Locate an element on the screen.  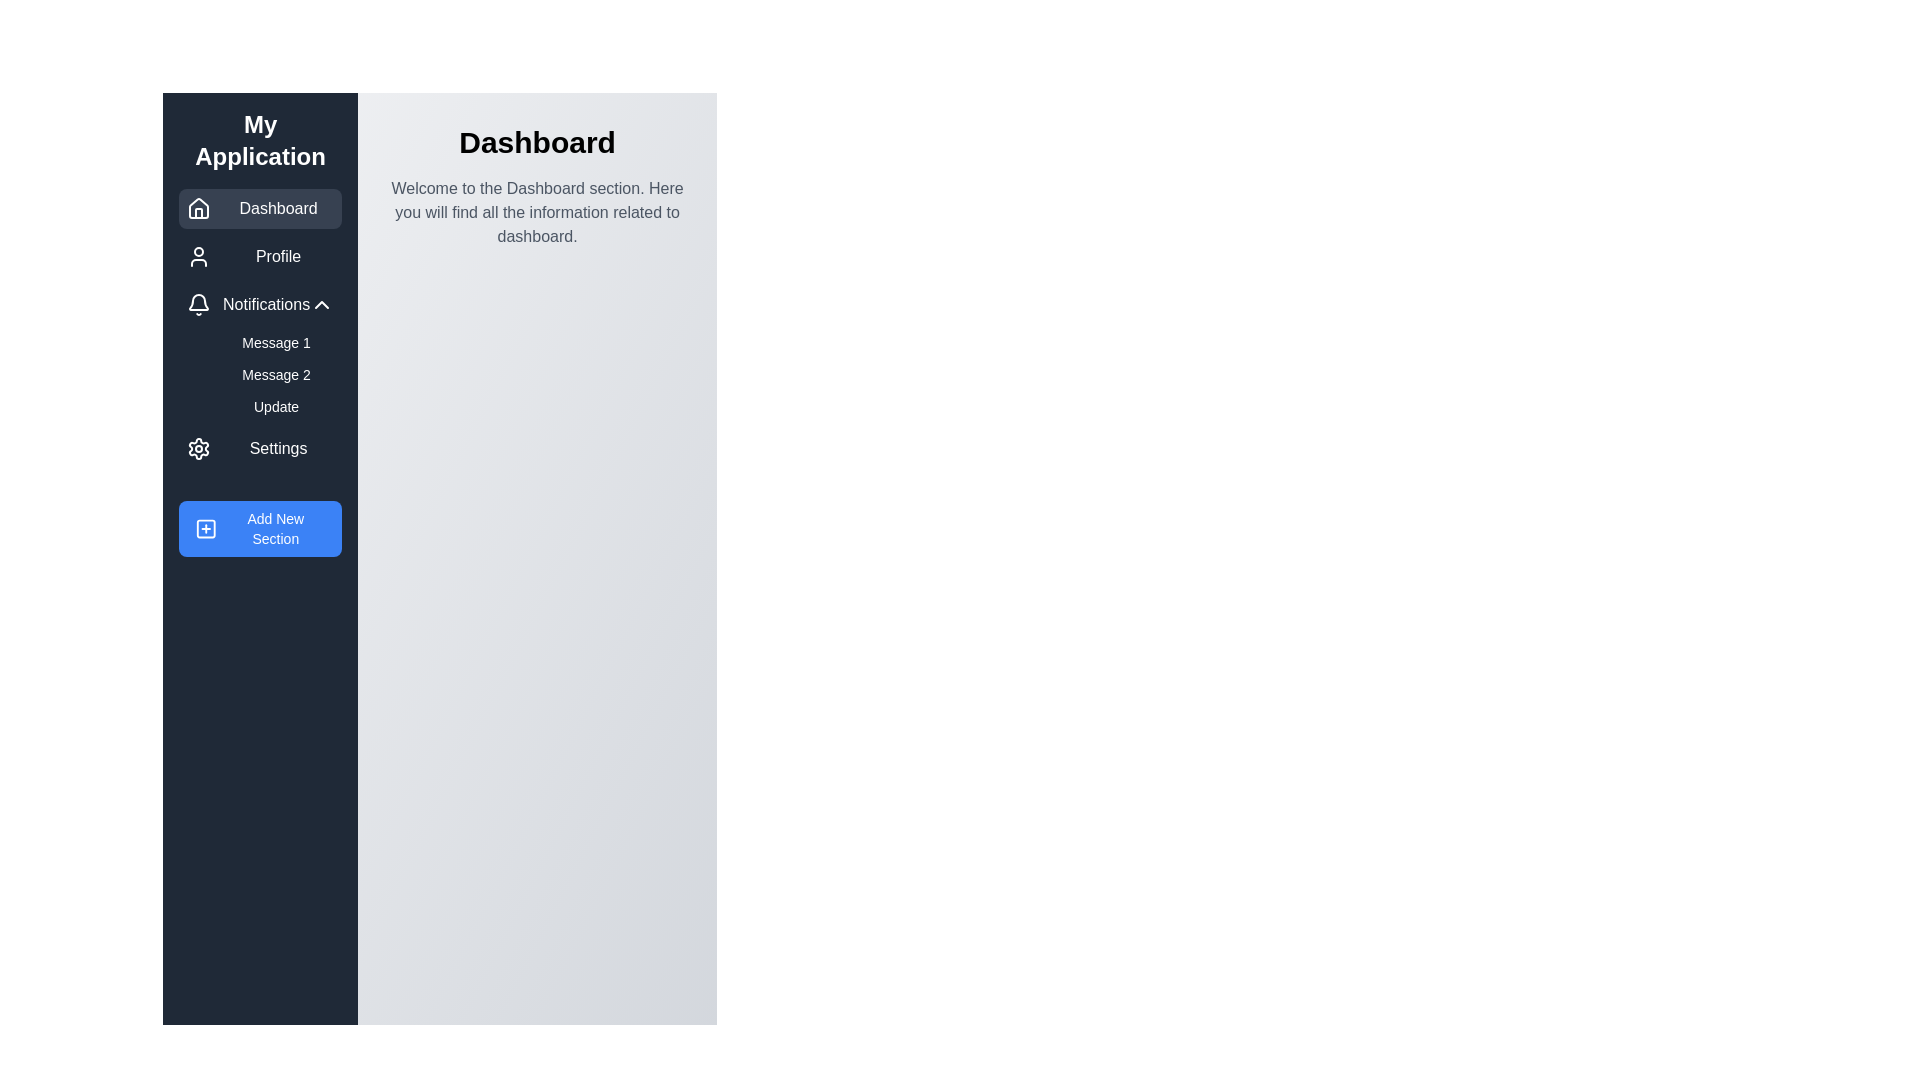
the toggle button located at the far-right side of the 'Notifications' menu item in the sidebar is located at coordinates (322, 304).